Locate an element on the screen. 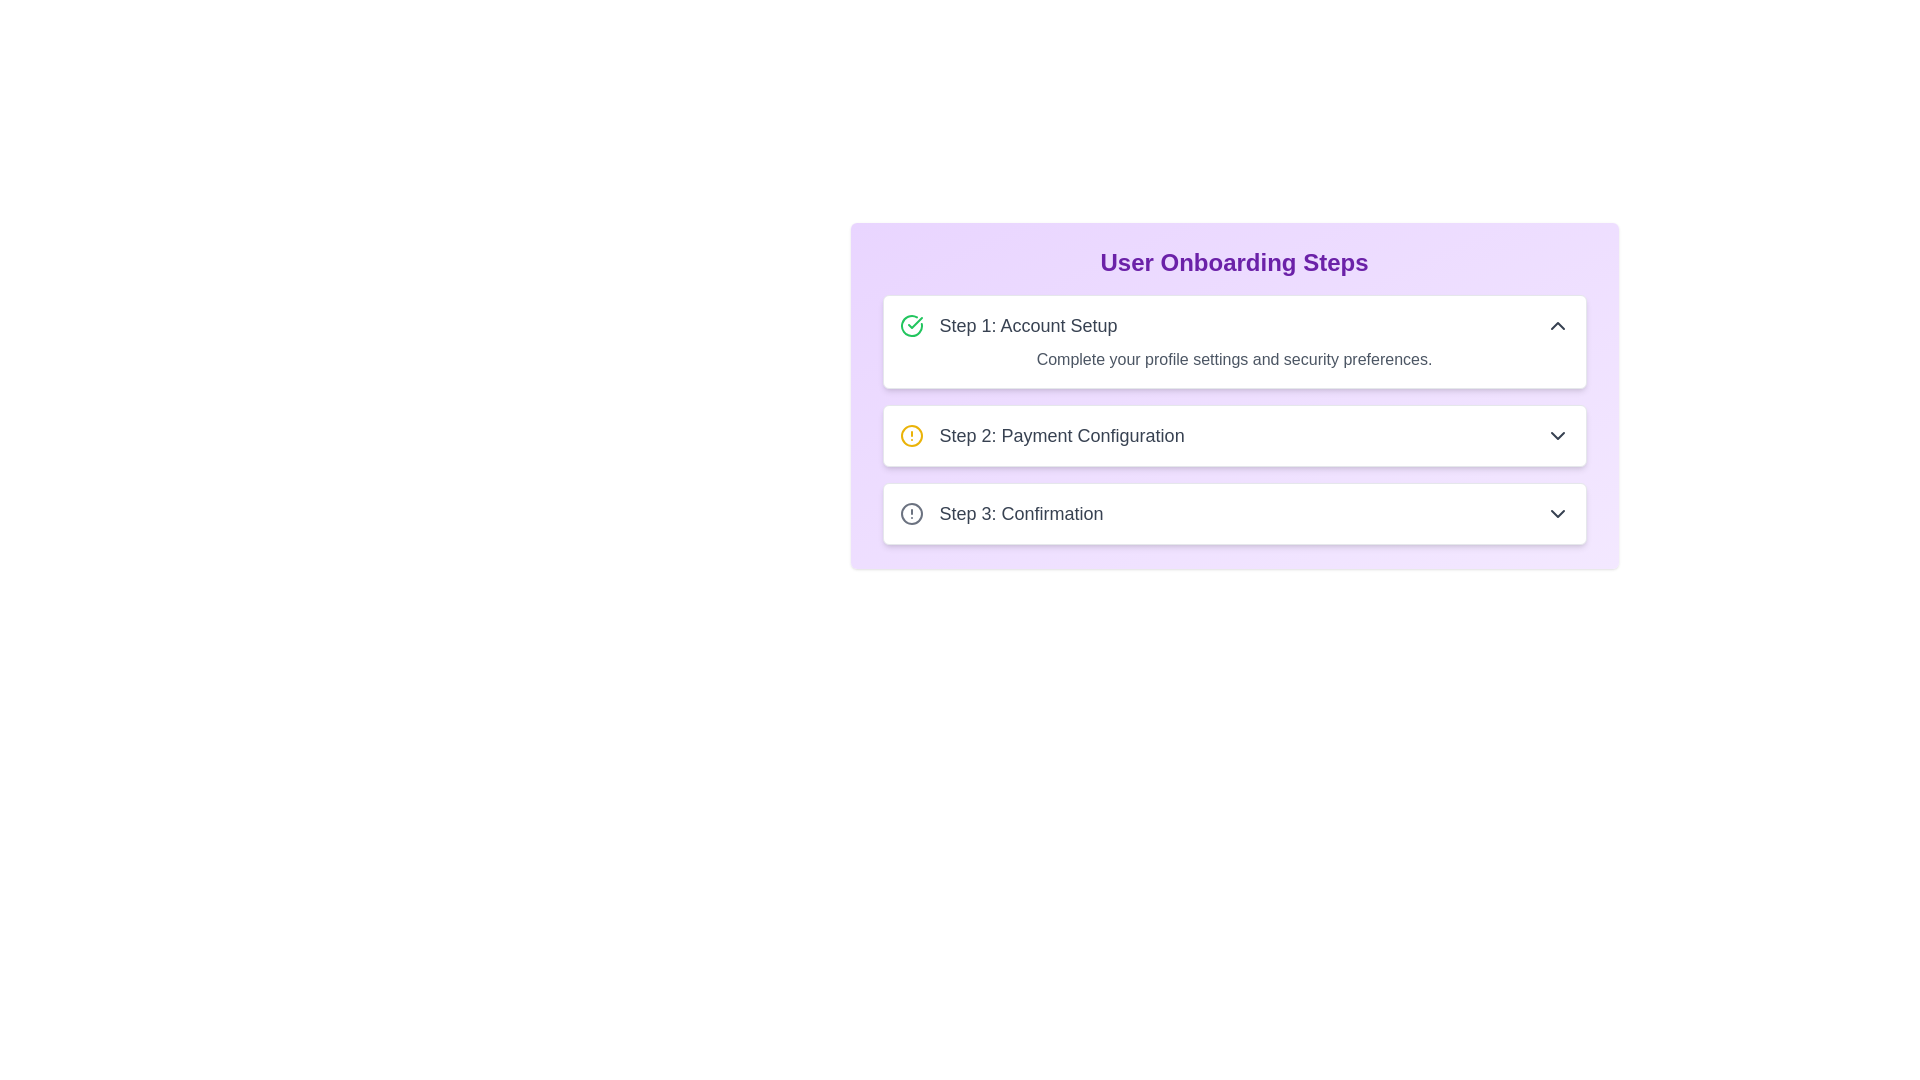 This screenshot has width=1920, height=1080. text 'User Onboarding Steps' displayed prominently in a large, bold, purple font at the top of the onboarding section is located at coordinates (1233, 261).